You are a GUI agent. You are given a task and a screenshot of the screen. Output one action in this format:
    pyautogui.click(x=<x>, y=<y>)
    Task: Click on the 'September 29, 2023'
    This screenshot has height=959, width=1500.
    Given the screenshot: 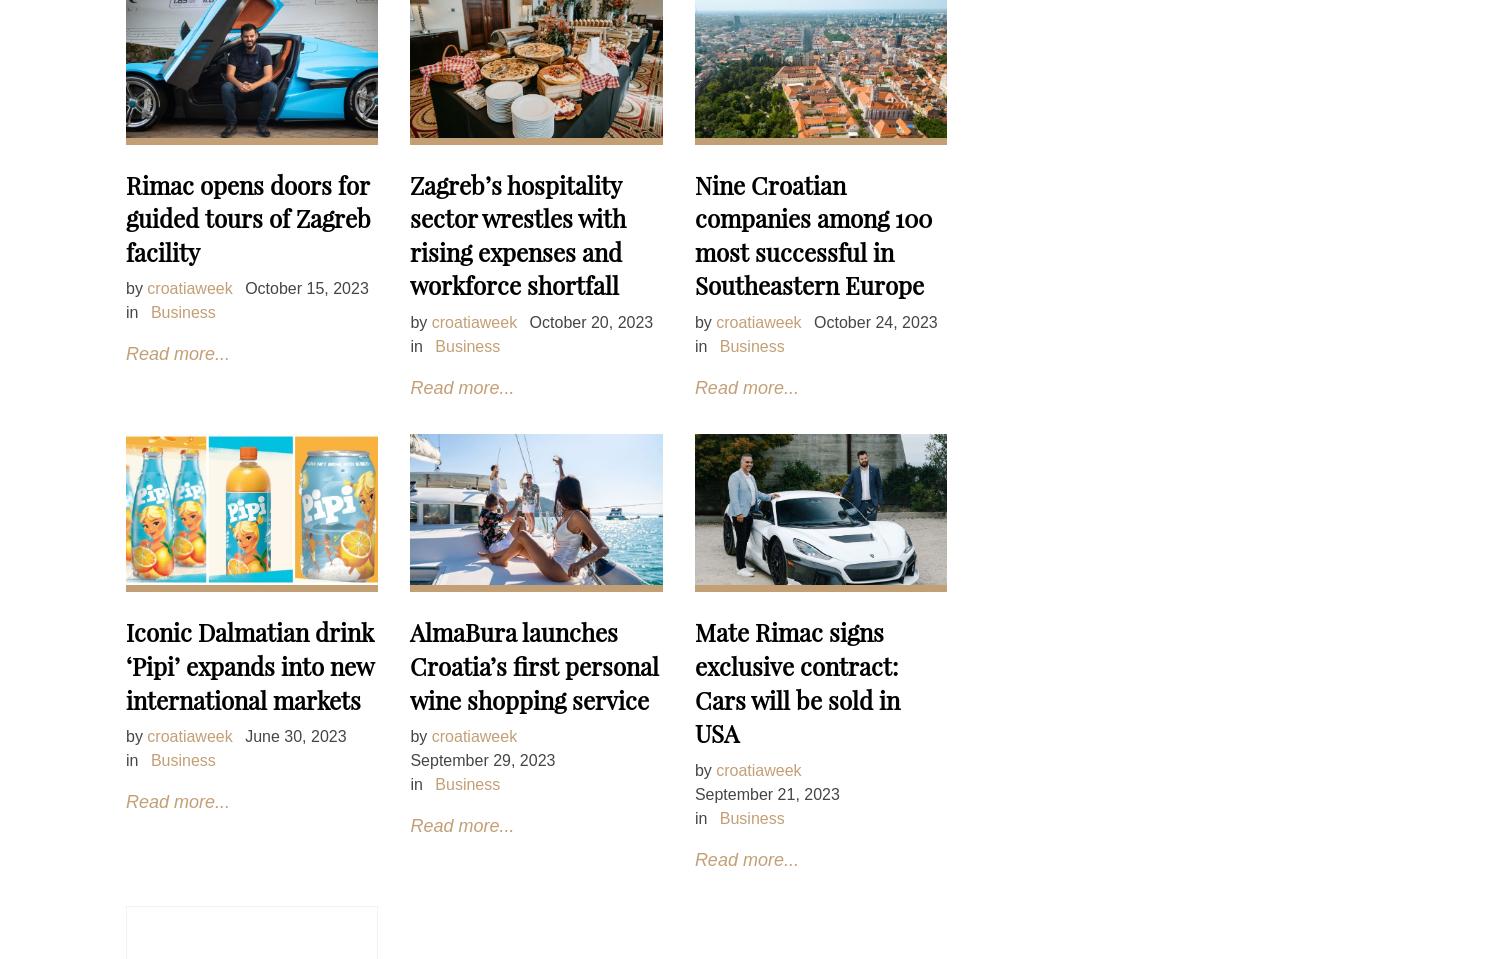 What is the action you would take?
    pyautogui.click(x=481, y=760)
    